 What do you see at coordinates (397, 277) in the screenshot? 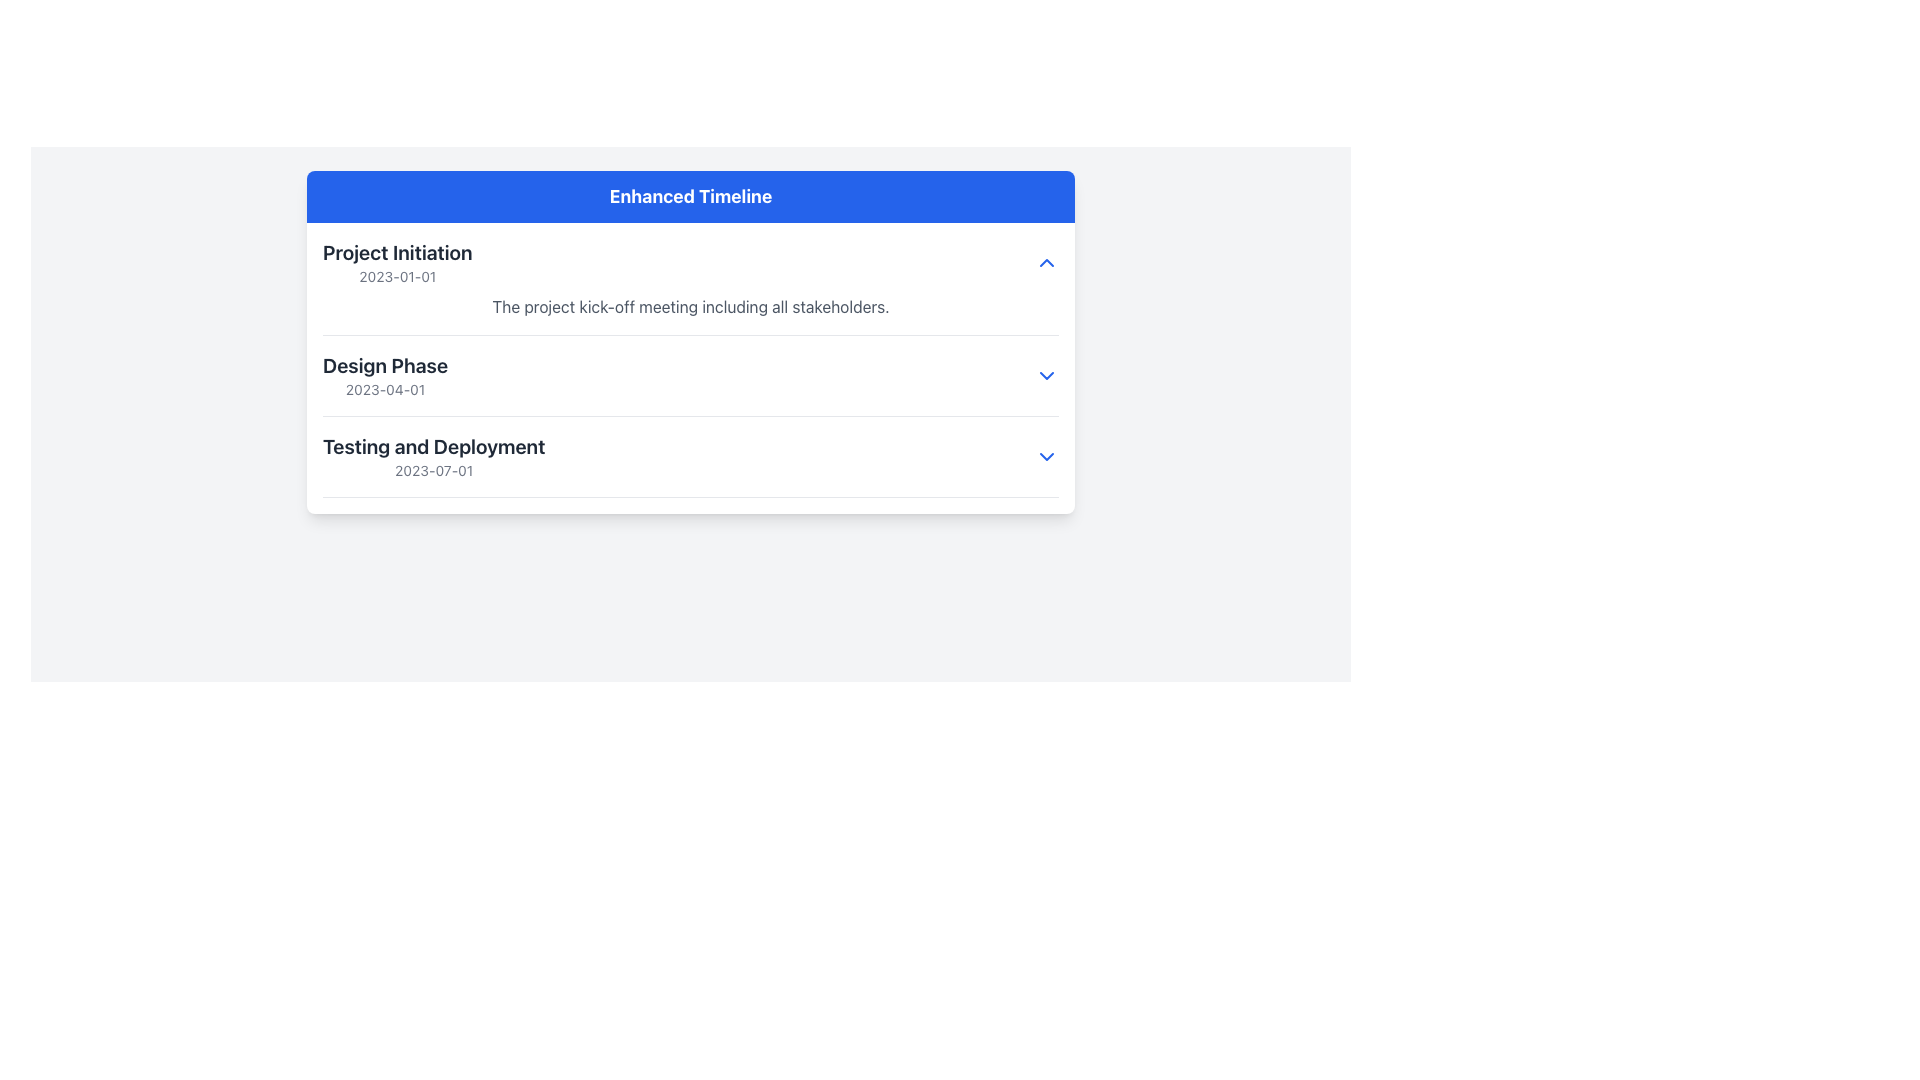
I see `date displayed in the text label showing '2023-01-01' located below 'Project Initiation' in the timeline component` at bounding box center [397, 277].